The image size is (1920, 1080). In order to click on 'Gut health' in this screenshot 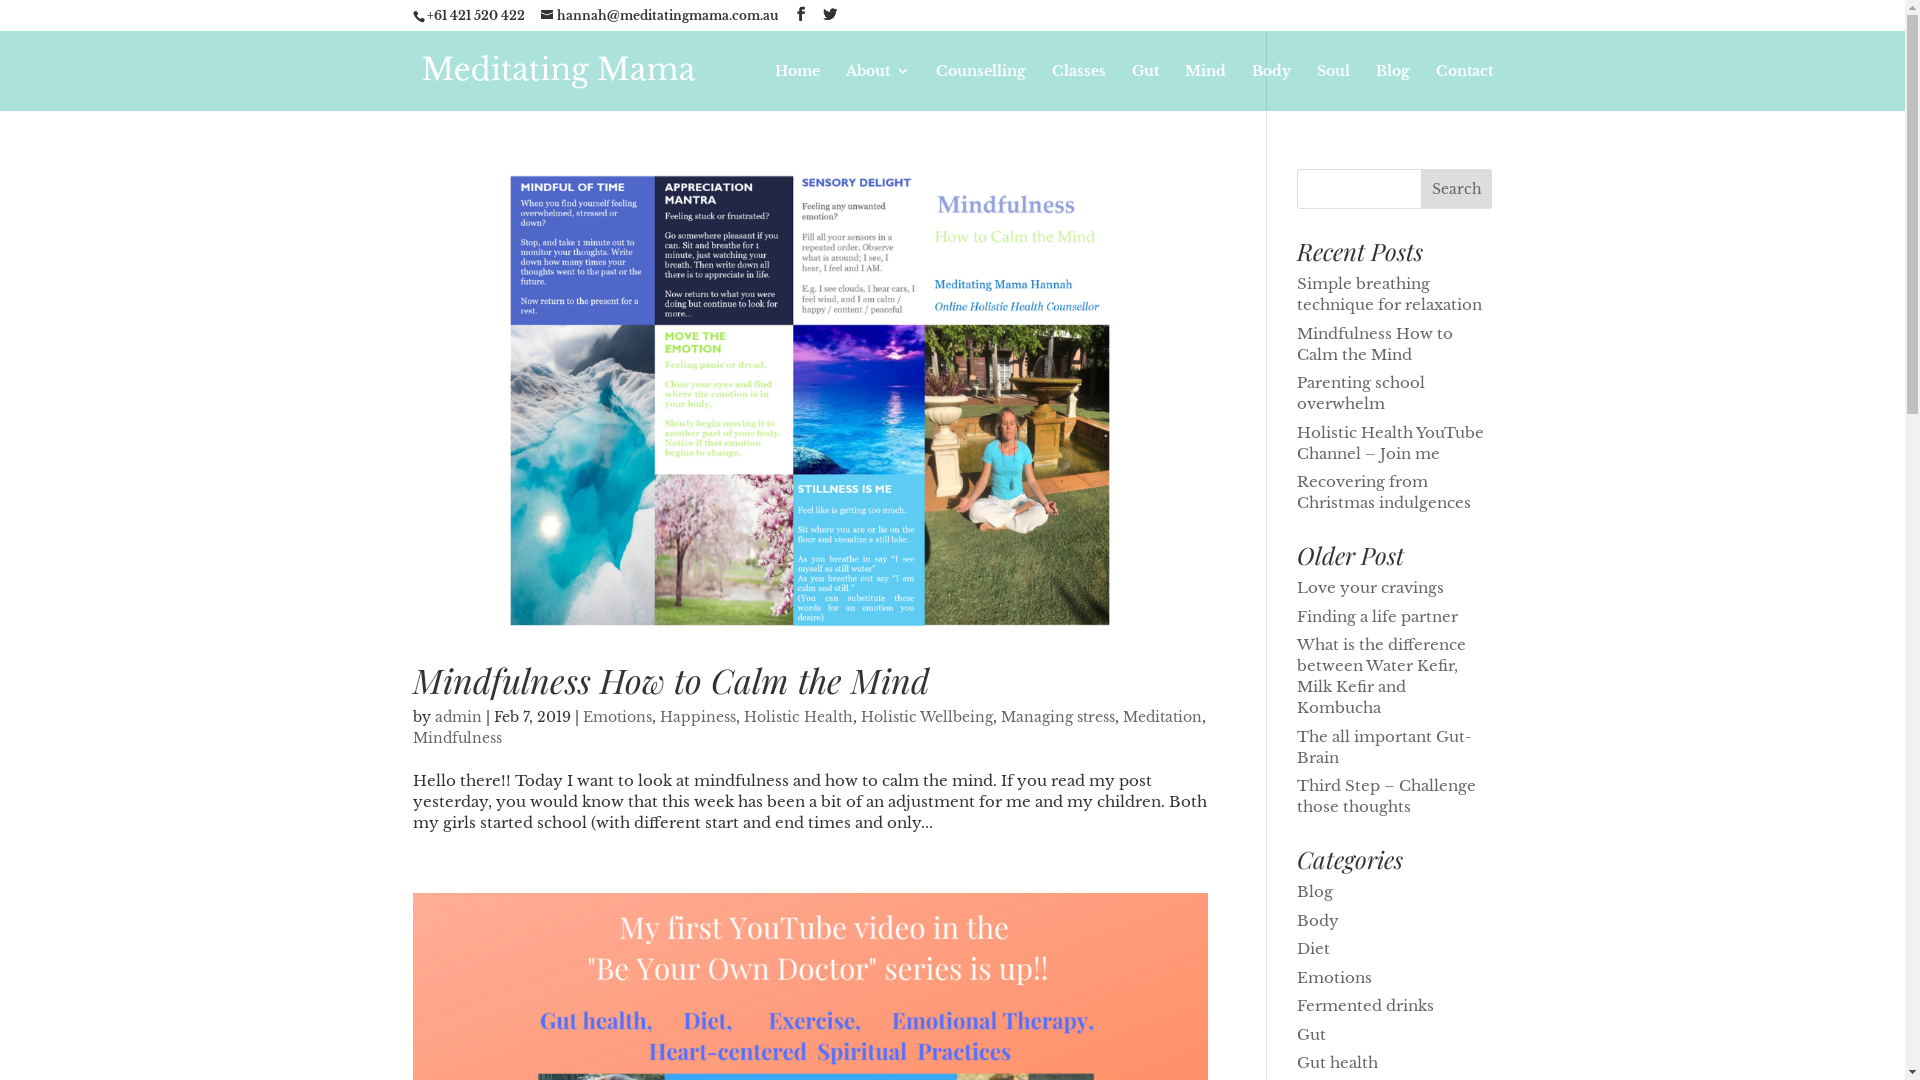, I will do `click(1337, 1061)`.